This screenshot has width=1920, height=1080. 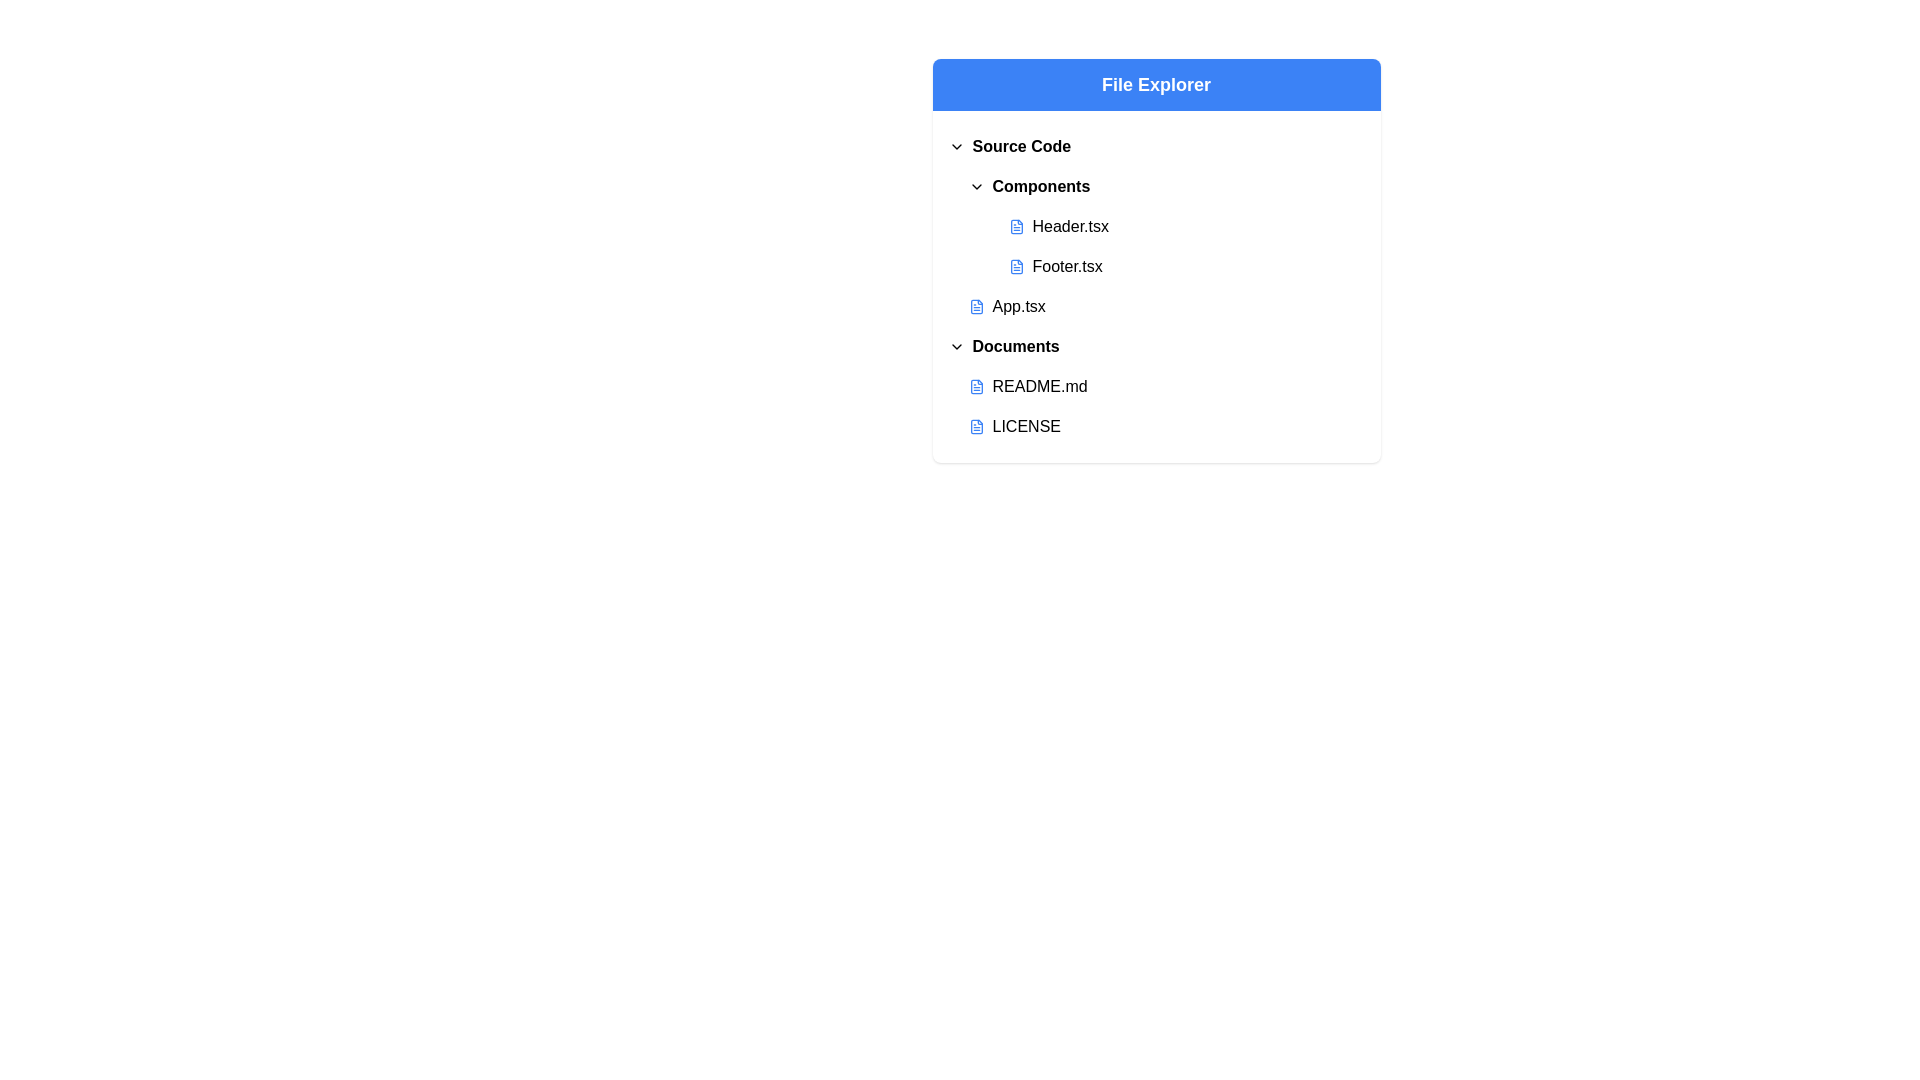 I want to click on the SVG Icon of a downward arrow located to the left of the 'Documents' label, so click(x=955, y=346).